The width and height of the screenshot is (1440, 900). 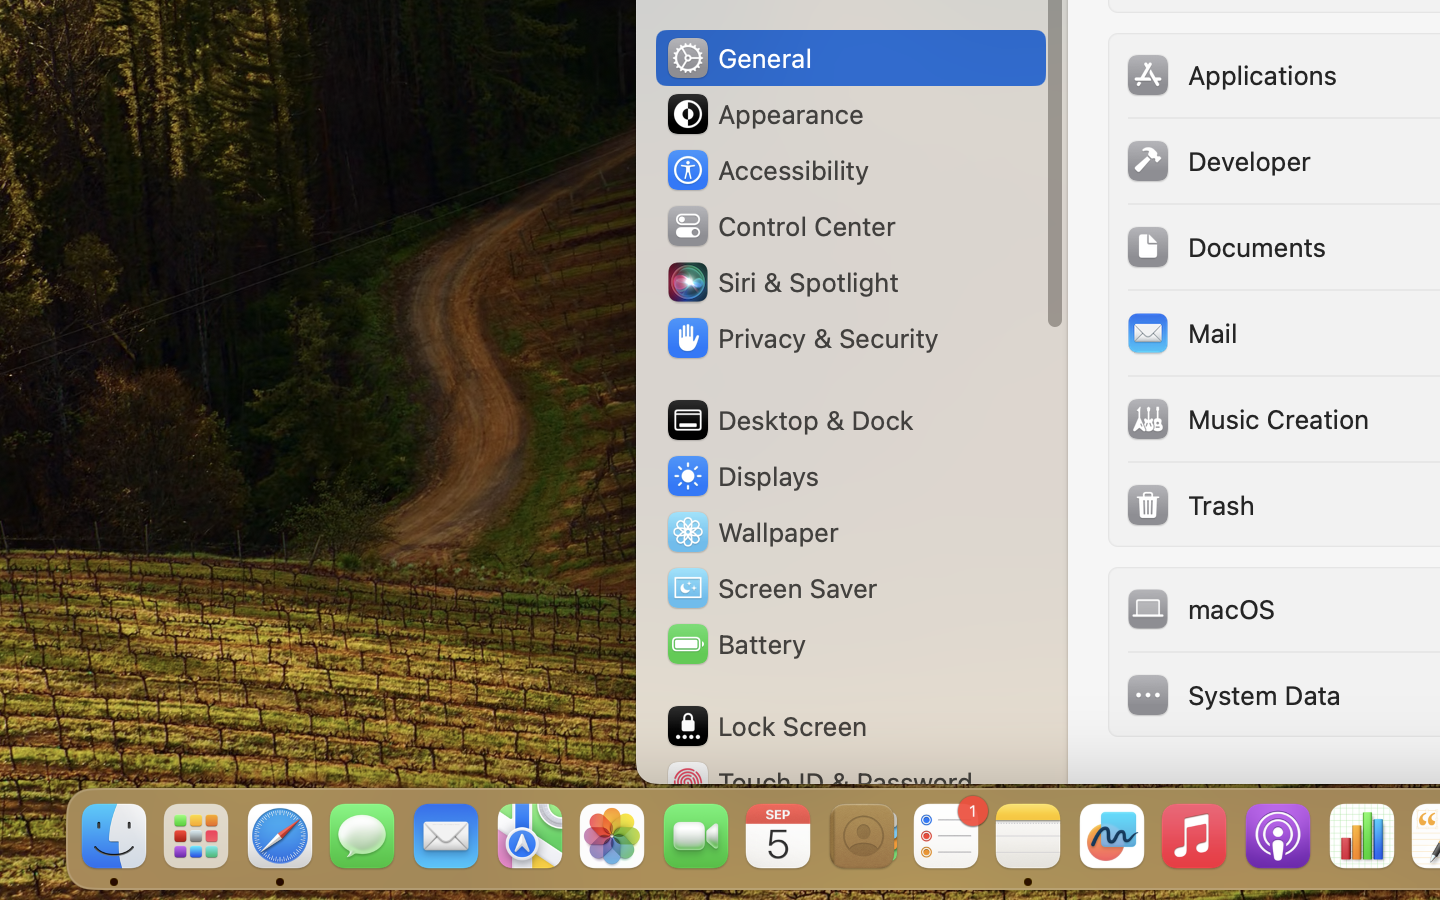 What do you see at coordinates (749, 530) in the screenshot?
I see `'Wallpaper'` at bounding box center [749, 530].